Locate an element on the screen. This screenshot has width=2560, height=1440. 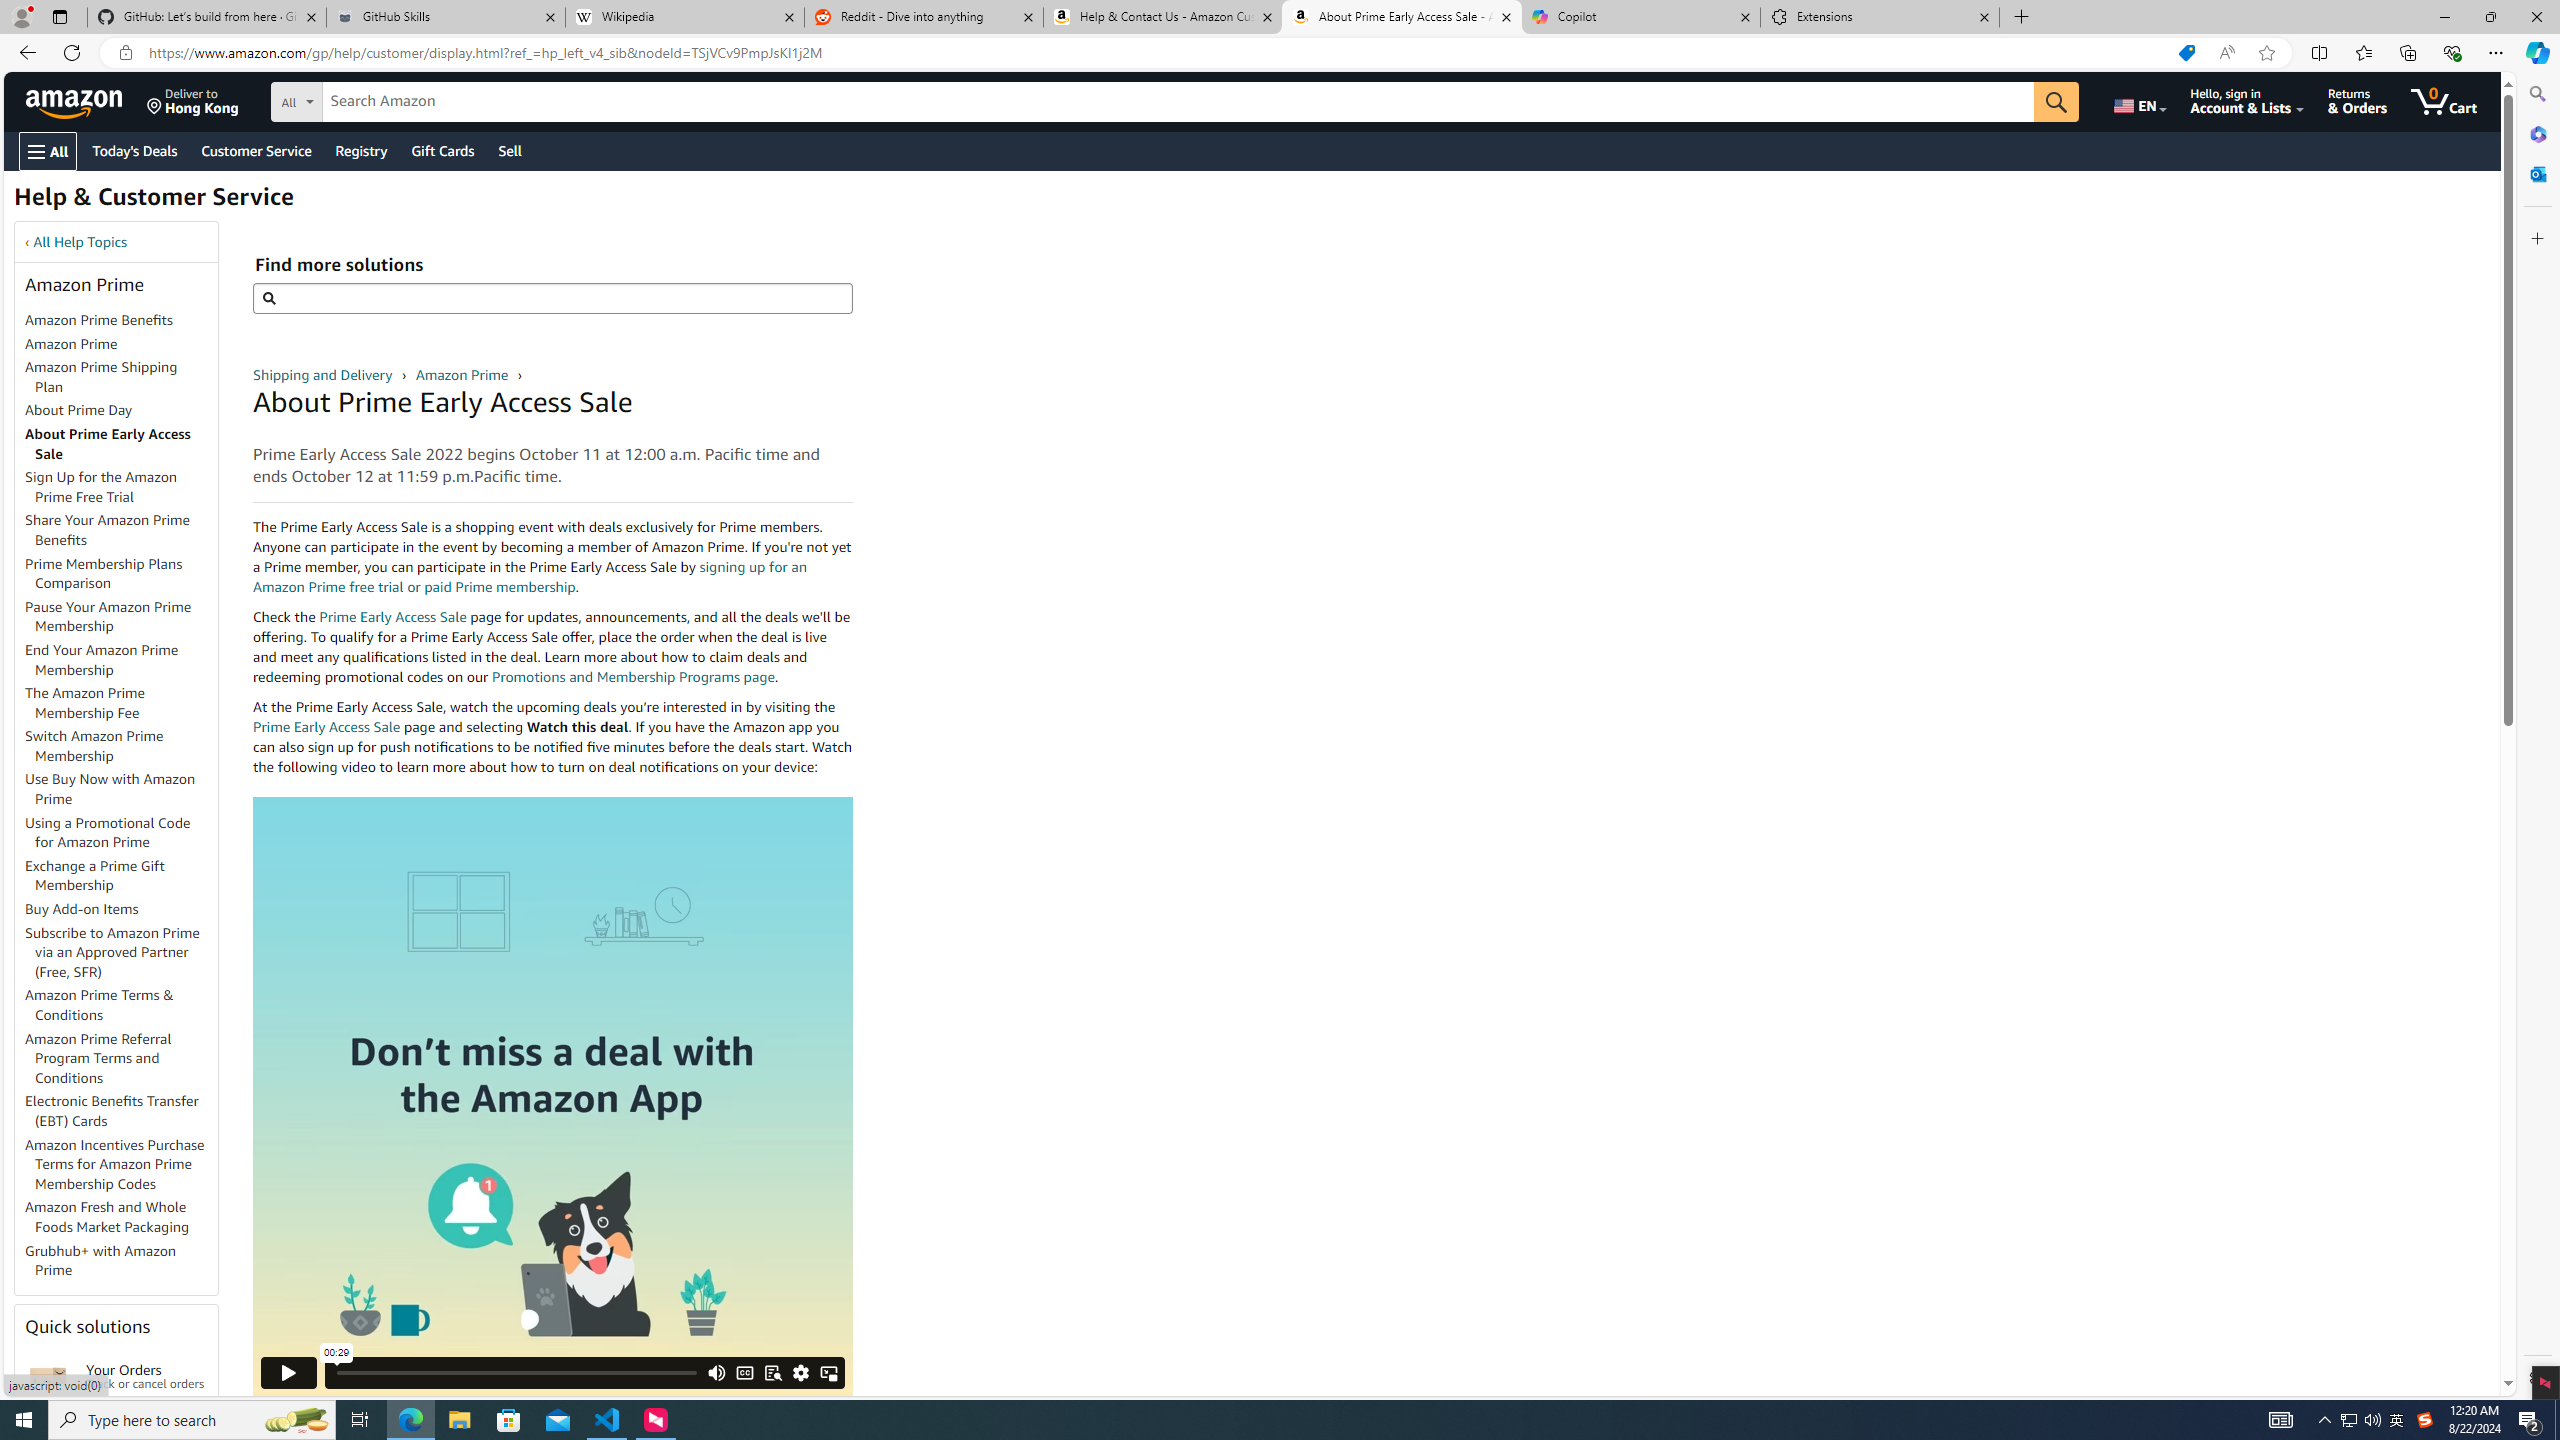
'Amazon Prime Referral Program Terms and Conditions' is located at coordinates (121, 1058).